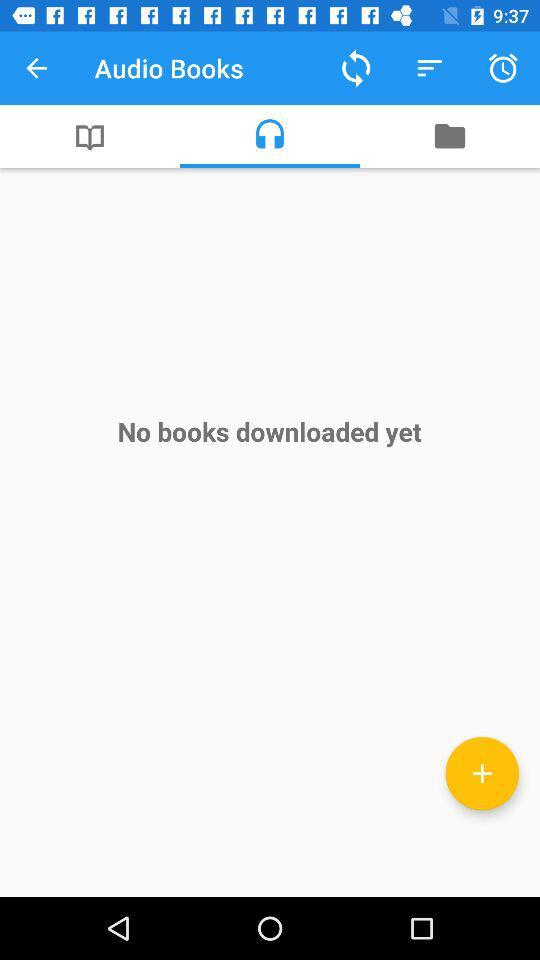  Describe the element at coordinates (449, 135) in the screenshot. I see `the item above the no books downloaded item` at that location.